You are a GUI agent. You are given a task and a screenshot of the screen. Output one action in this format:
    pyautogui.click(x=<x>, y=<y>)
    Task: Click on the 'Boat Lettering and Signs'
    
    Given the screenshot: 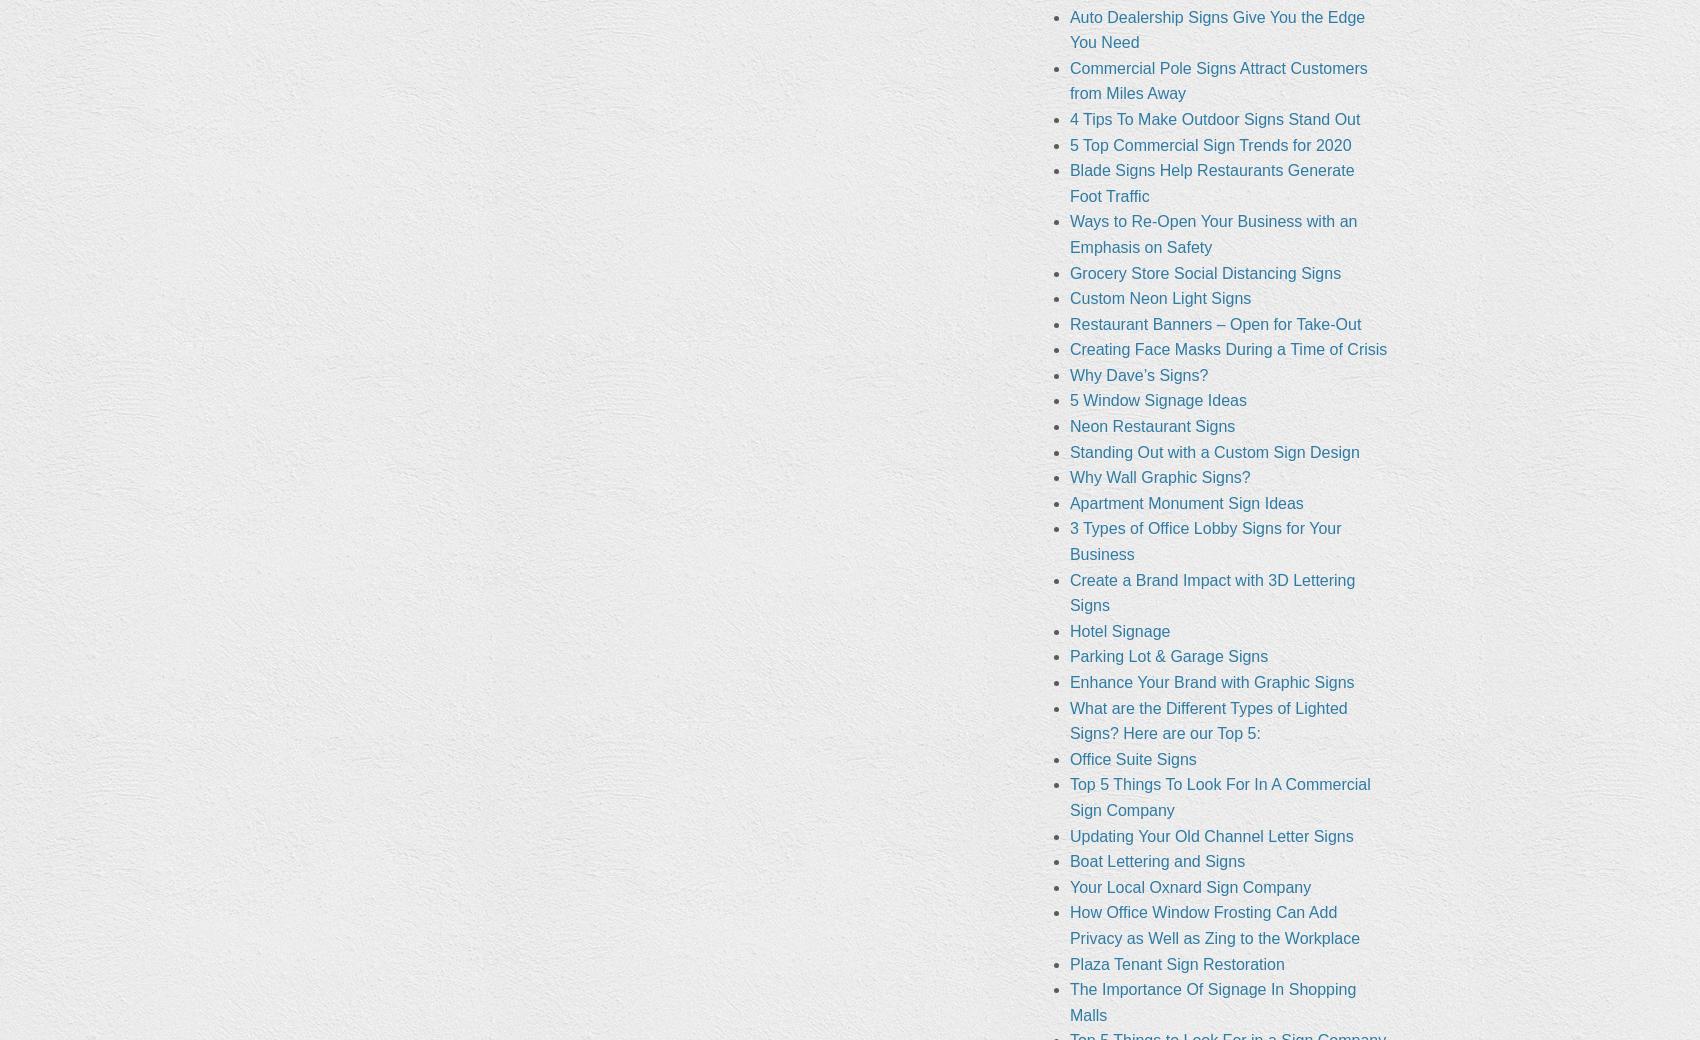 What is the action you would take?
    pyautogui.click(x=1068, y=860)
    